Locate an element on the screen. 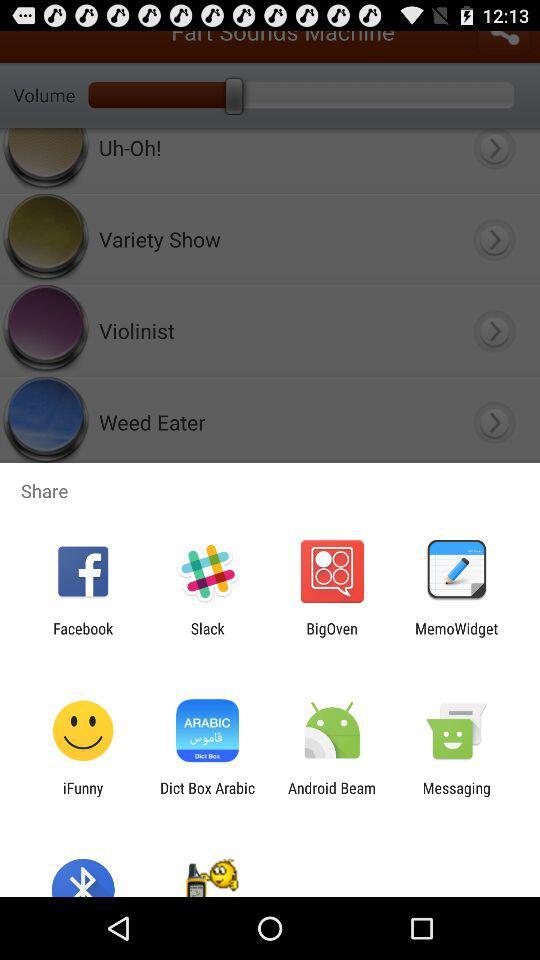  the icon to the left of messaging app is located at coordinates (332, 796).